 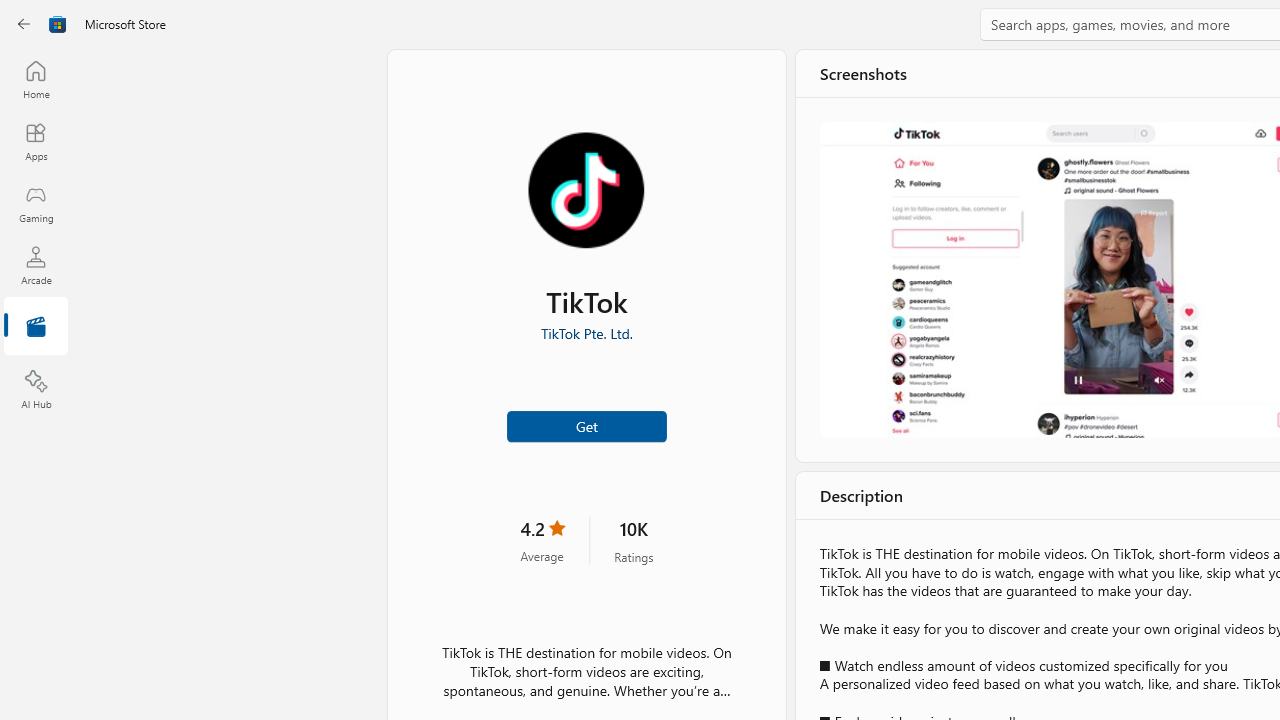 I want to click on 'Back', so click(x=24, y=24).